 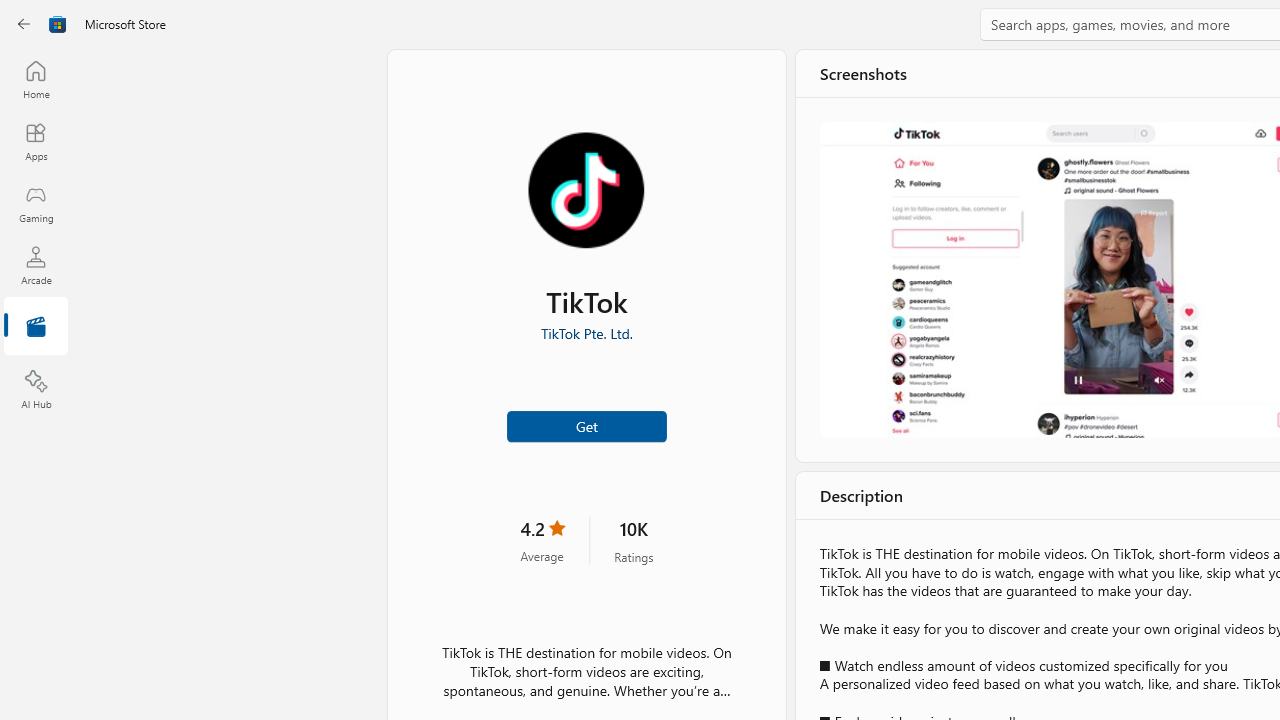 I want to click on 'Back', so click(x=24, y=24).